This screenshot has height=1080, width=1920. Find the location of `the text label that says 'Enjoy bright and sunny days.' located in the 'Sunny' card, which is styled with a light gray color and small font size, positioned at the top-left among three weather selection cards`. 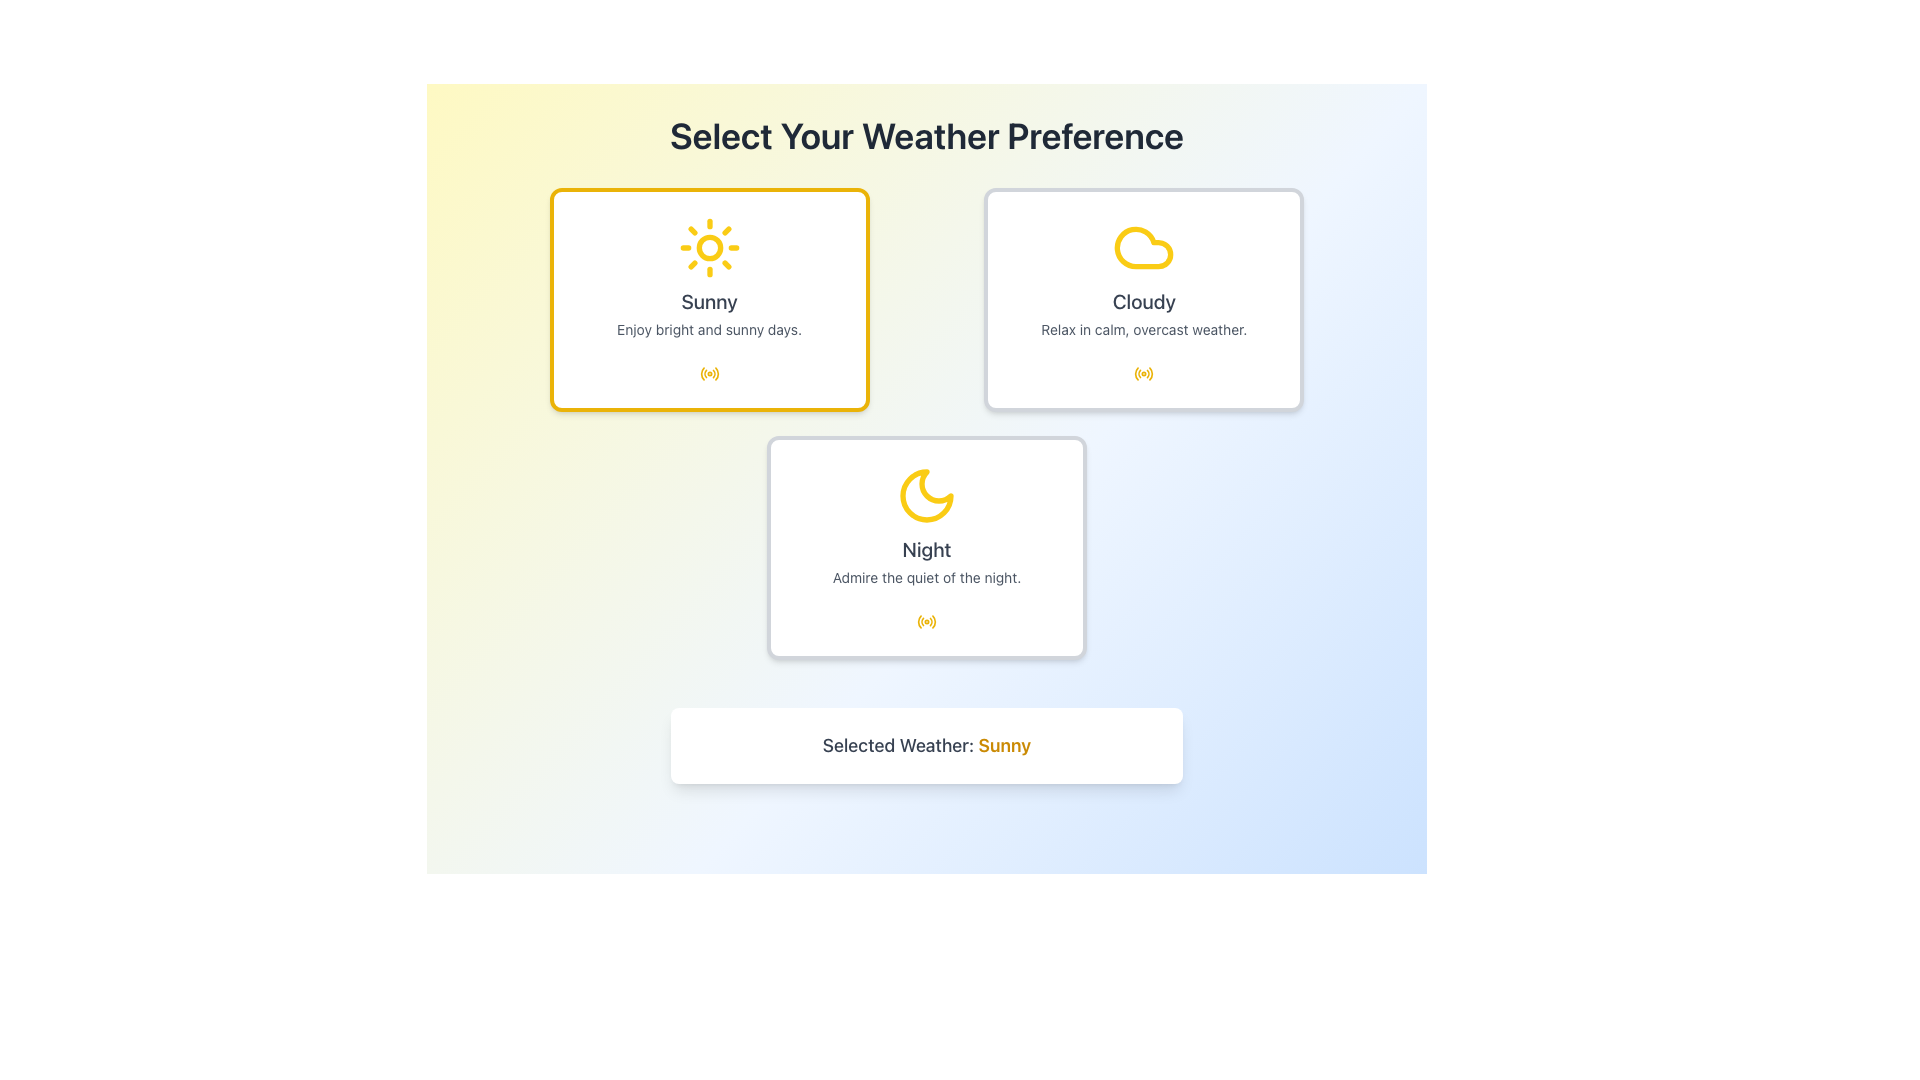

the text label that says 'Enjoy bright and sunny days.' located in the 'Sunny' card, which is styled with a light gray color and small font size, positioned at the top-left among three weather selection cards is located at coordinates (709, 329).